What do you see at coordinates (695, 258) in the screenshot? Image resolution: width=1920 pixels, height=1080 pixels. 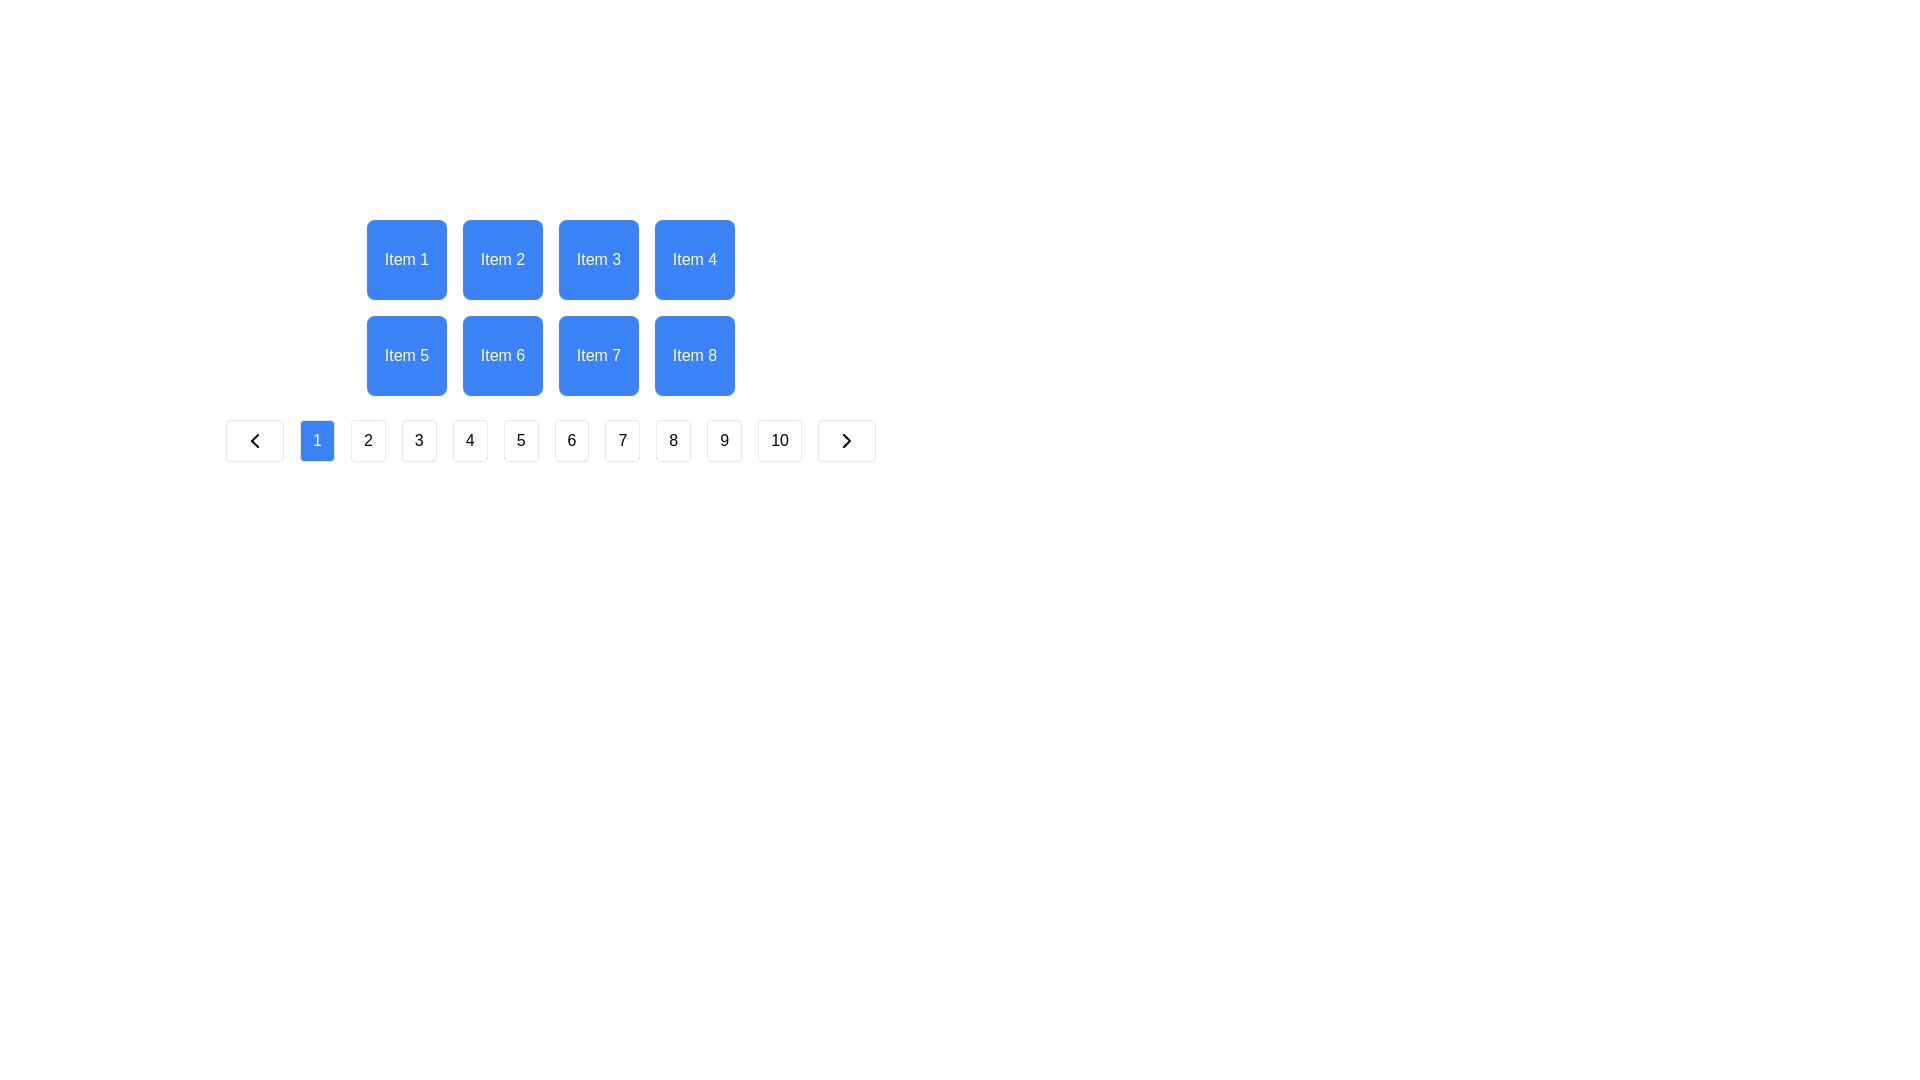 I see `the square button with a blue background and white text that reads 'Item 4', located in the top-right position of the first row of a grid layout` at bounding box center [695, 258].